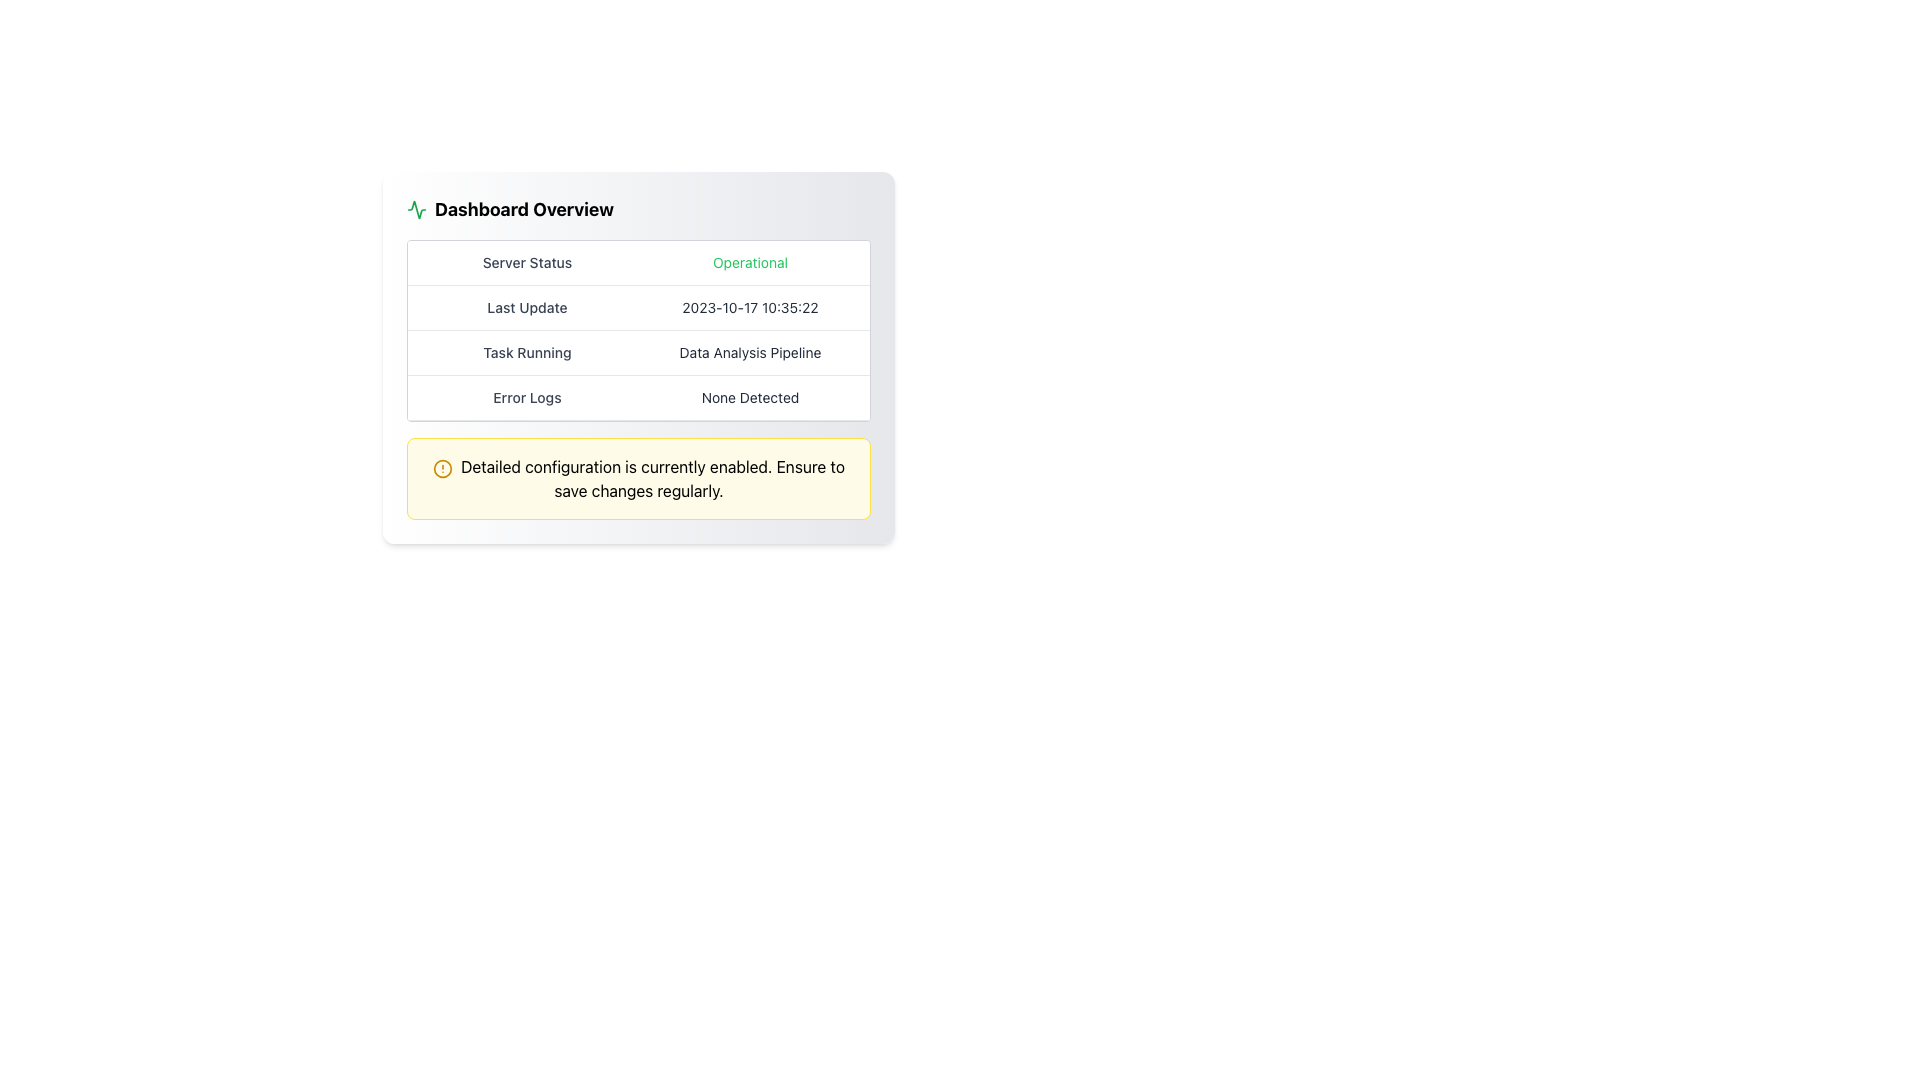  Describe the element at coordinates (749, 352) in the screenshot. I see `the Text Label that indicates 'Task Running', located in the second column of a two-column row under the 'Dashboard Overview' heading` at that location.